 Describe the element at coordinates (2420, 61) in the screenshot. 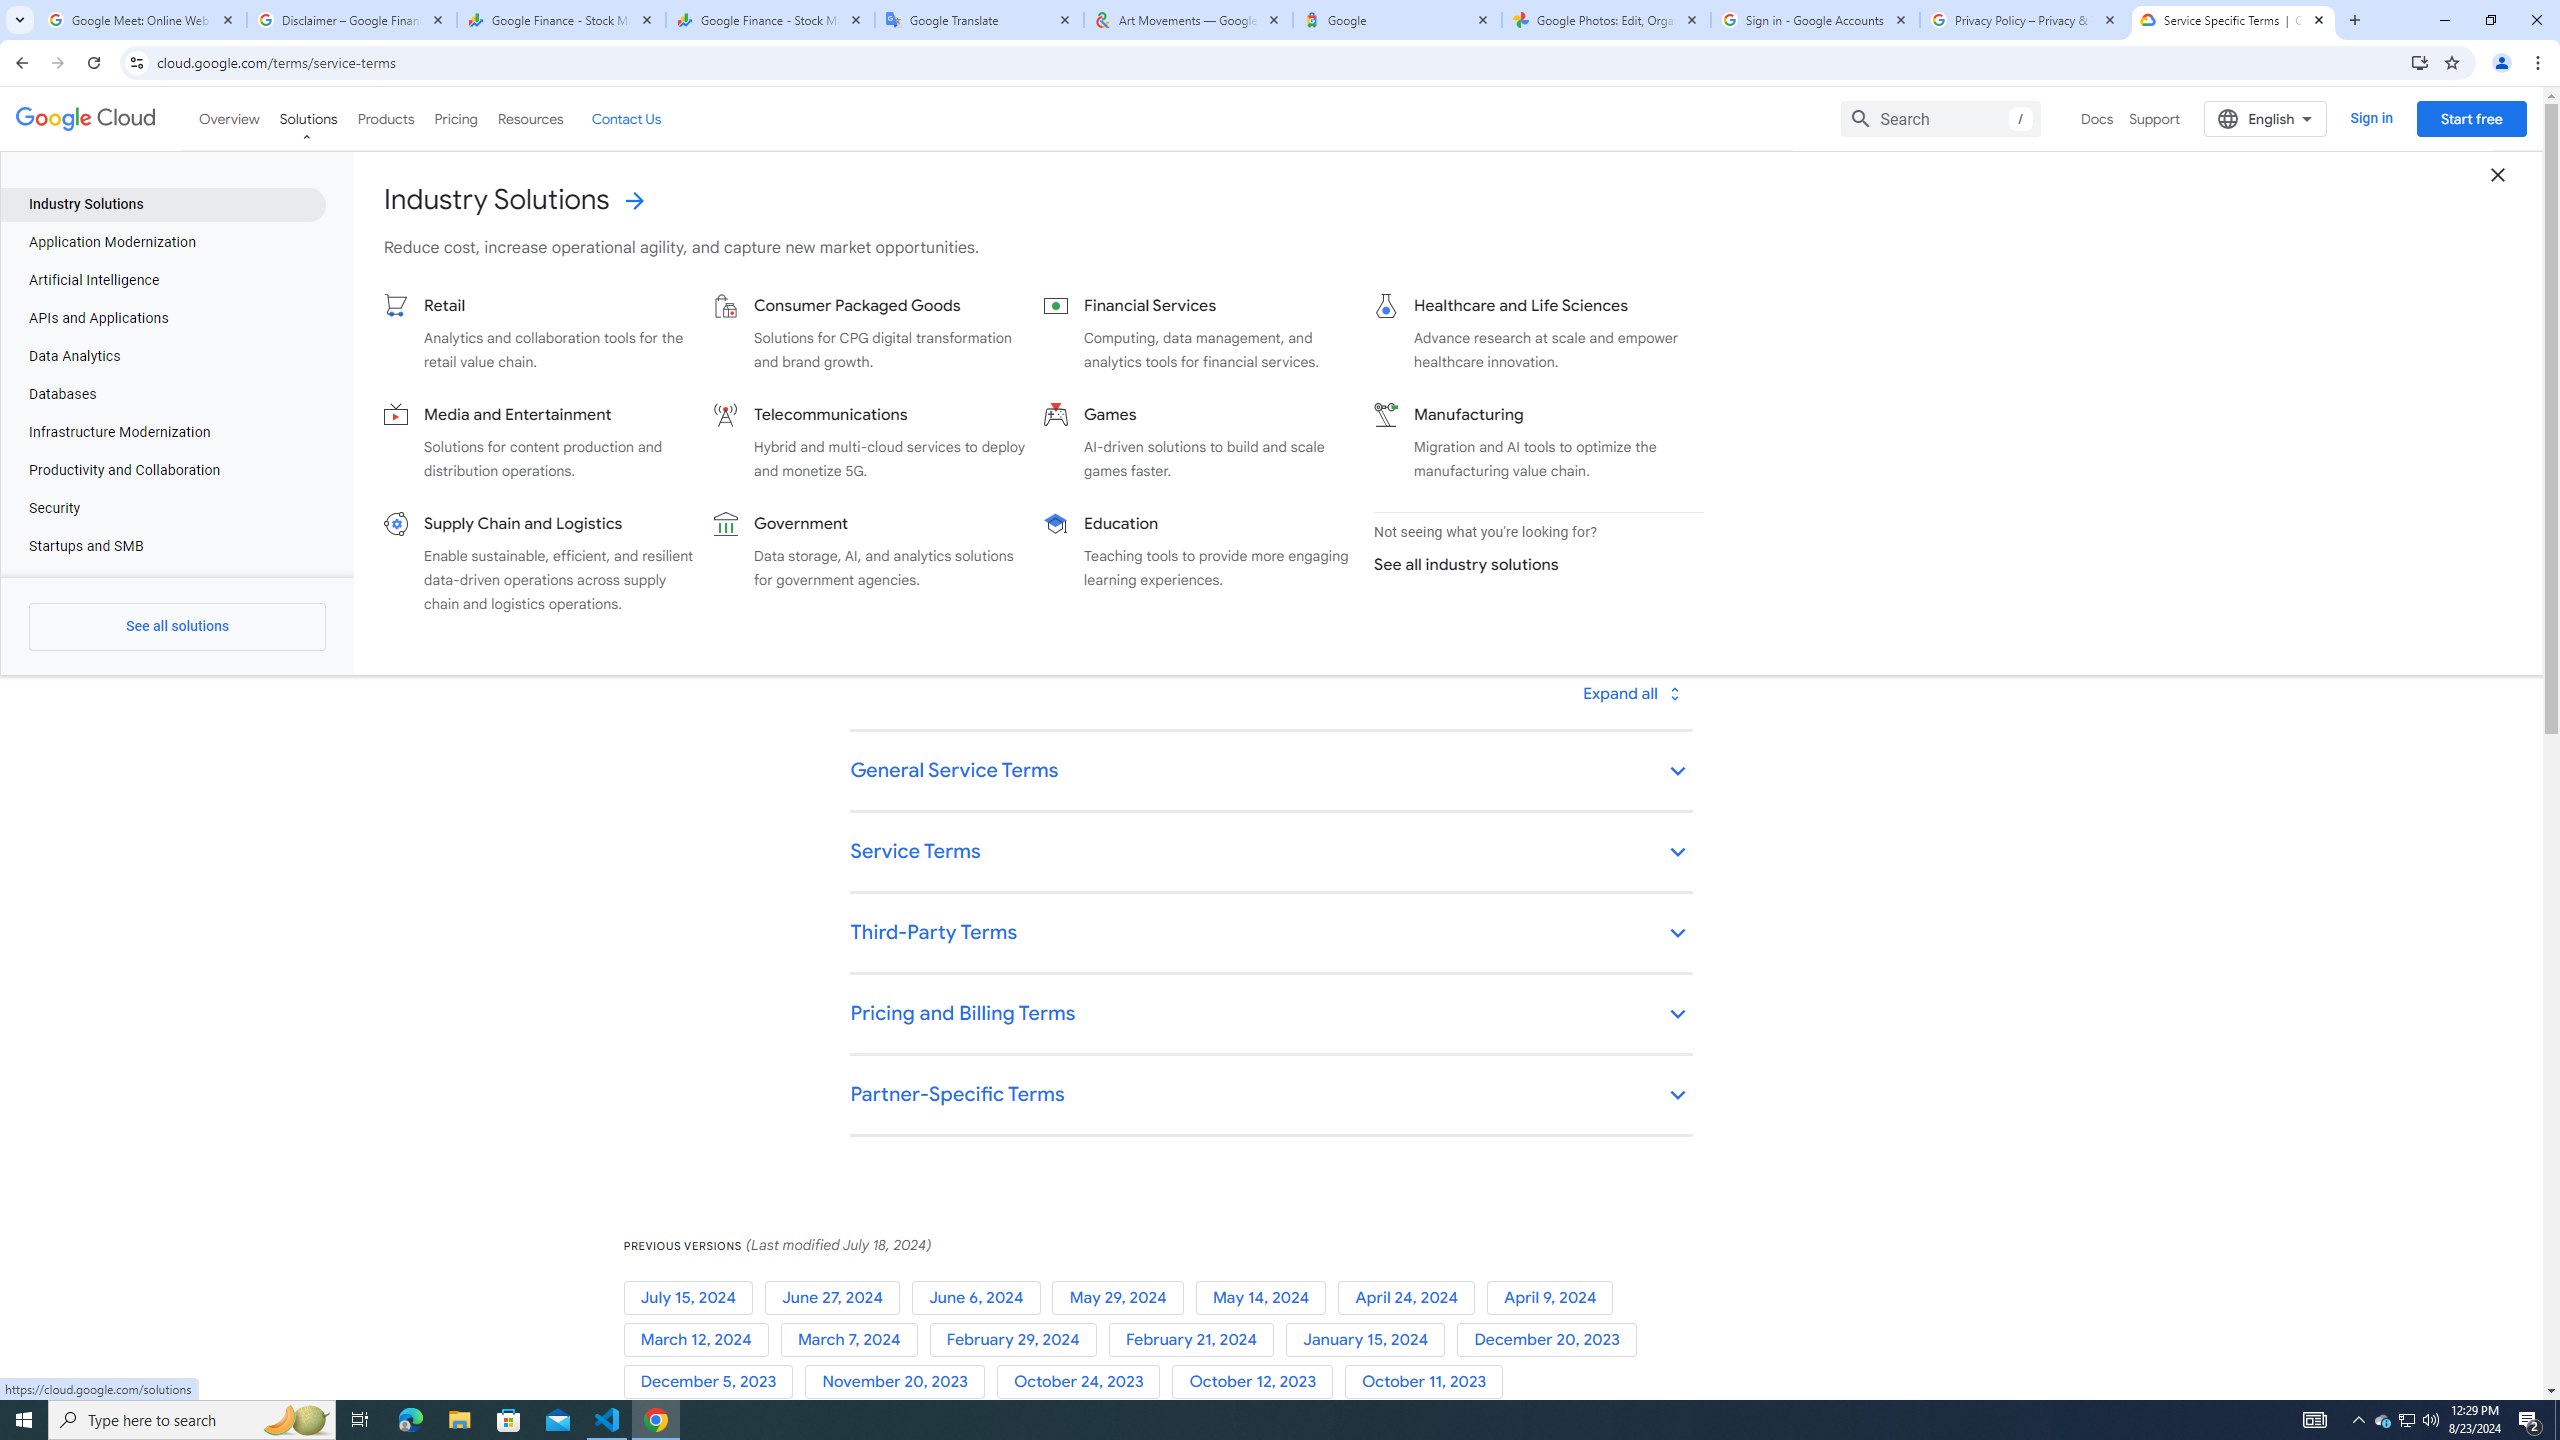

I see `'Install Google Cloud'` at that location.